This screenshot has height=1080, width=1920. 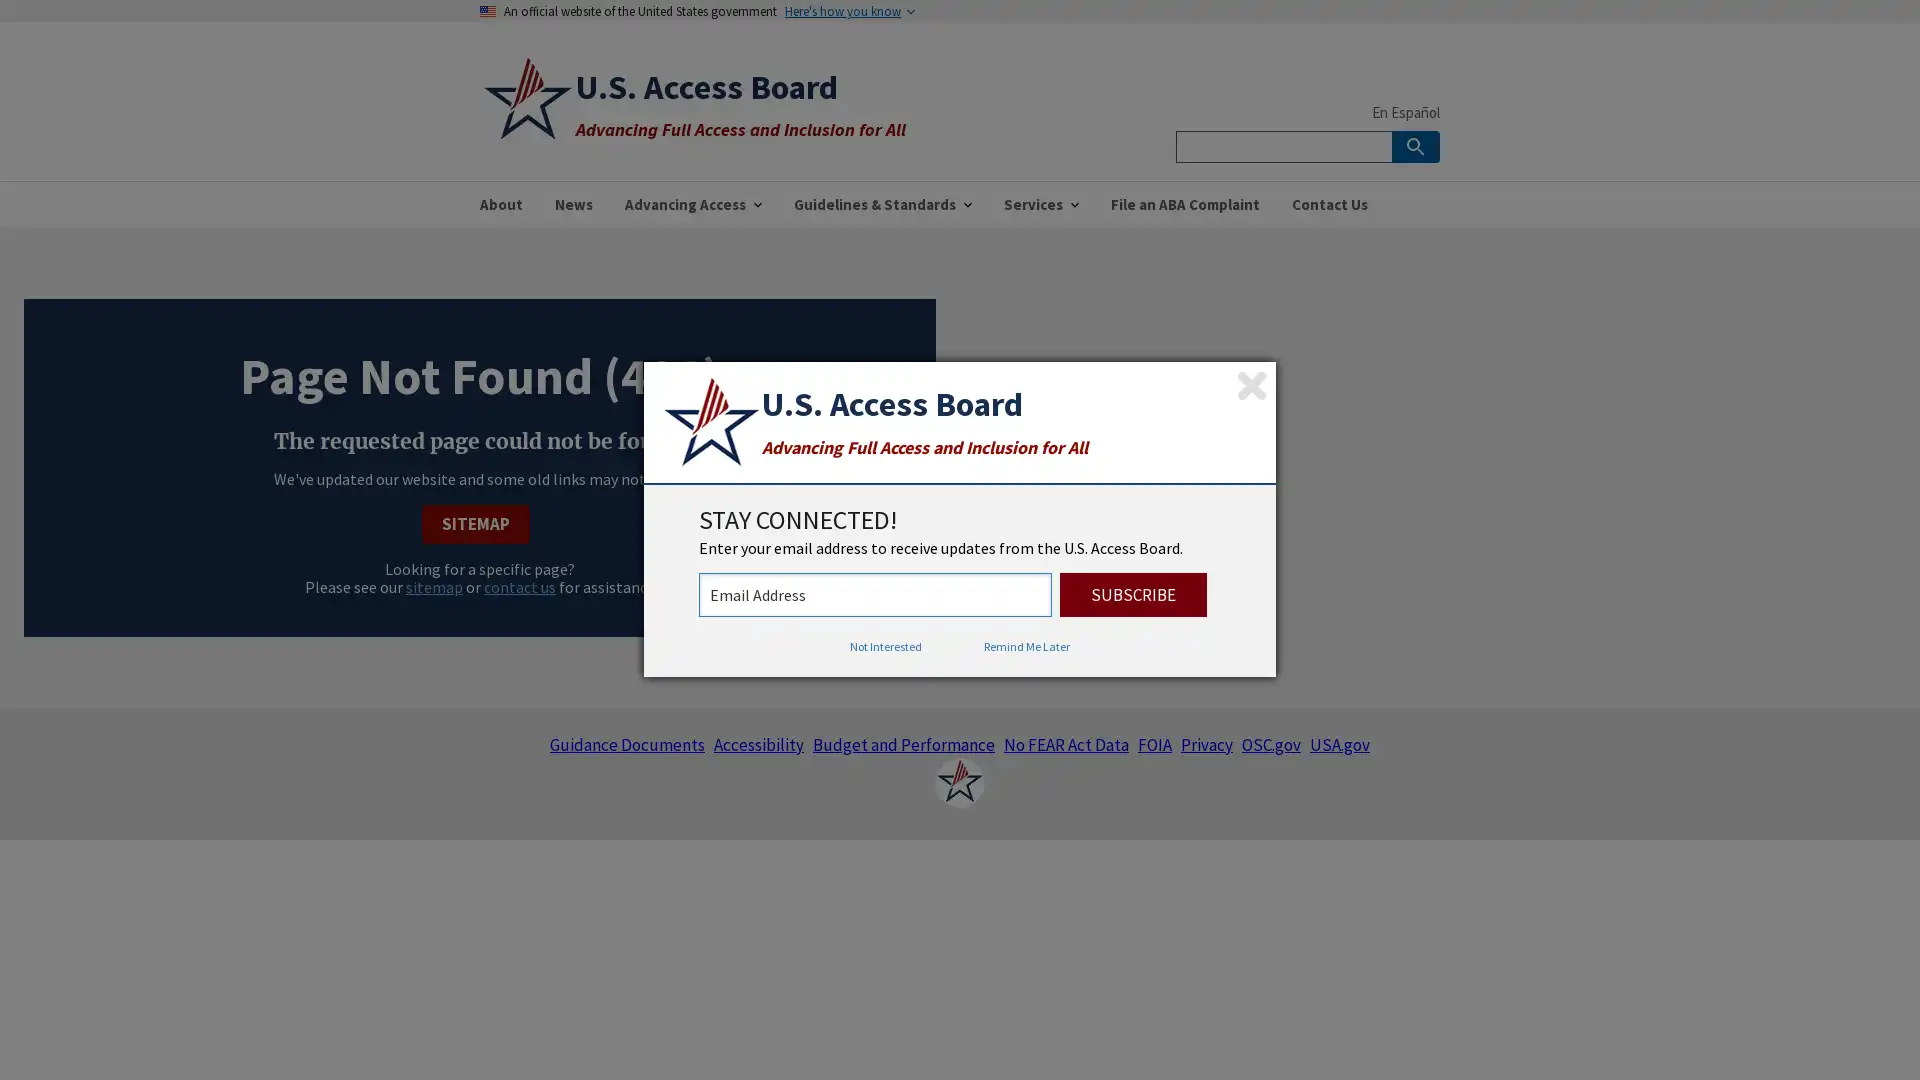 What do you see at coordinates (1027, 647) in the screenshot?
I see `Remind Me Later` at bounding box center [1027, 647].